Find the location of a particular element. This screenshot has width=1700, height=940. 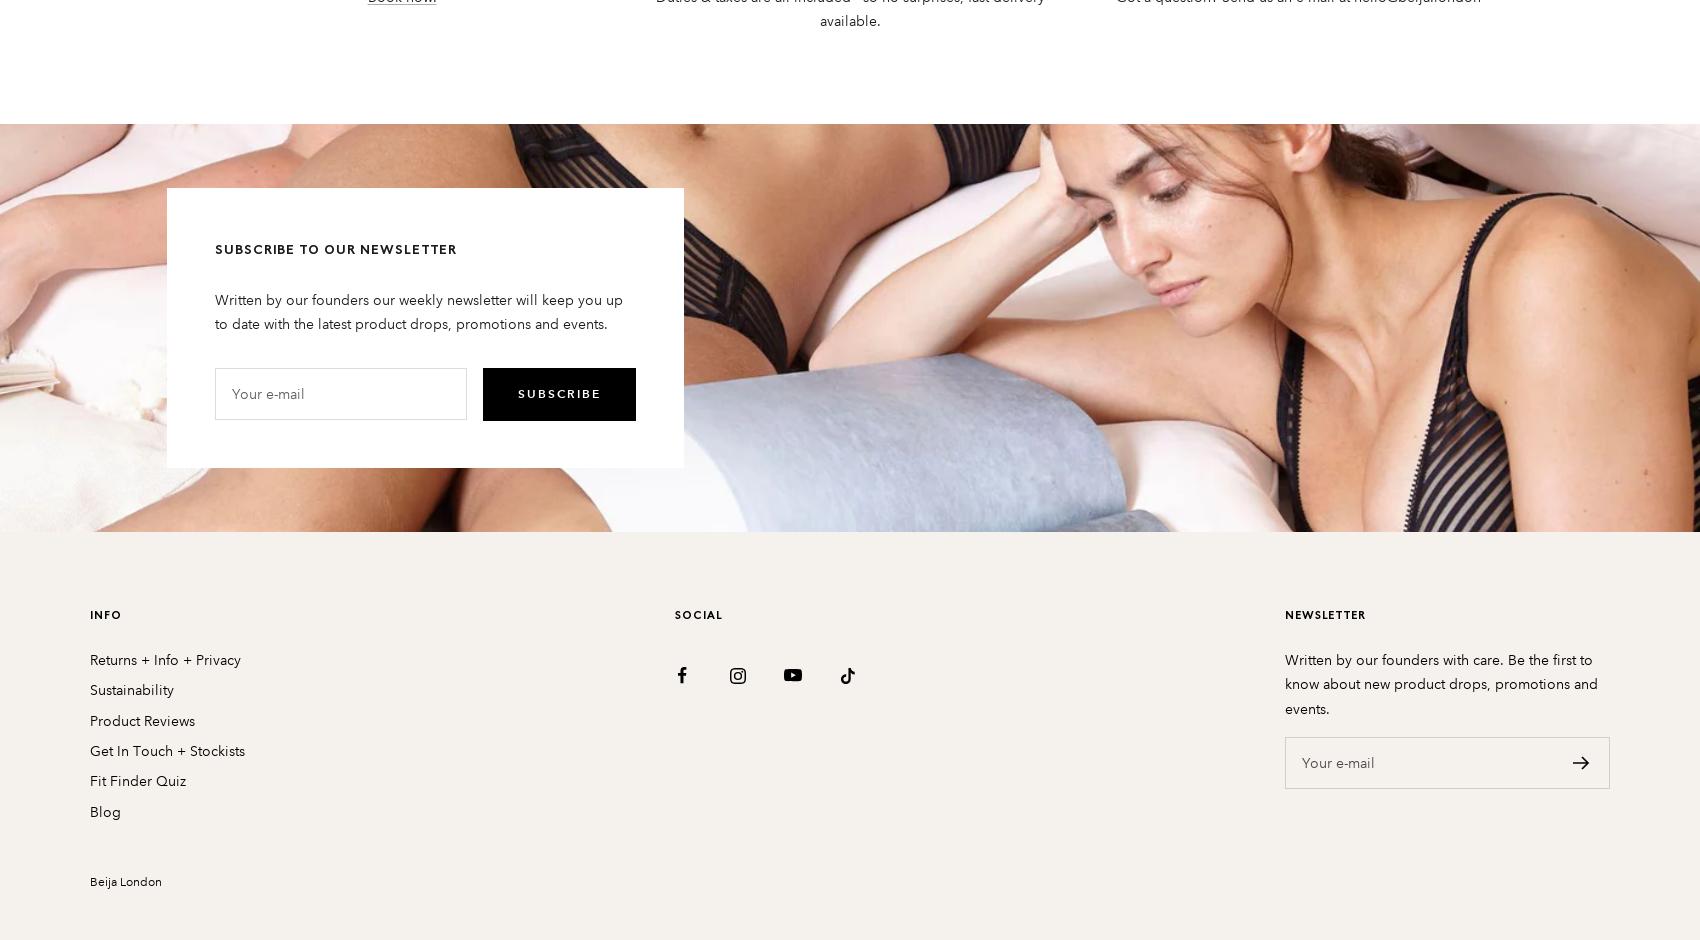

'SOCIAL' is located at coordinates (698, 614).